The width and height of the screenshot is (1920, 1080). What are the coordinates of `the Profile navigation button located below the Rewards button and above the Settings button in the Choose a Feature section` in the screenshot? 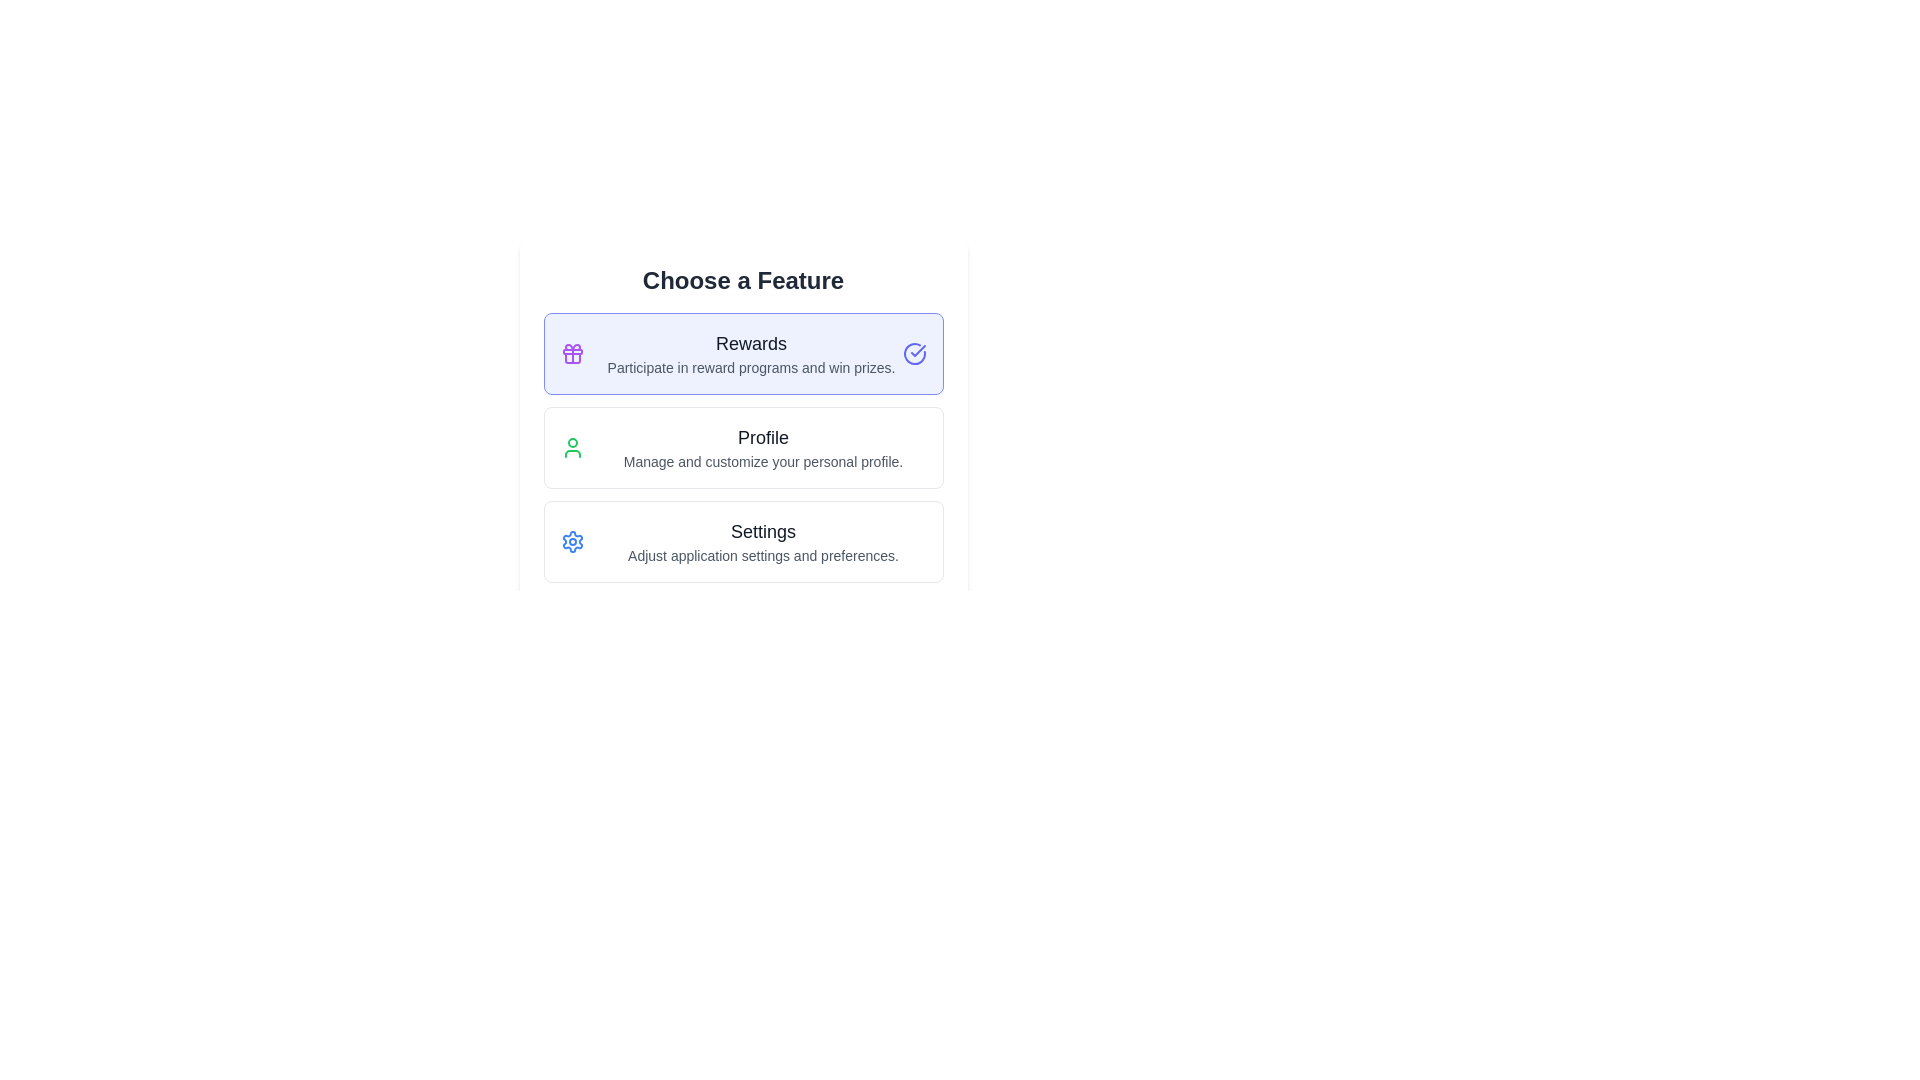 It's located at (742, 446).